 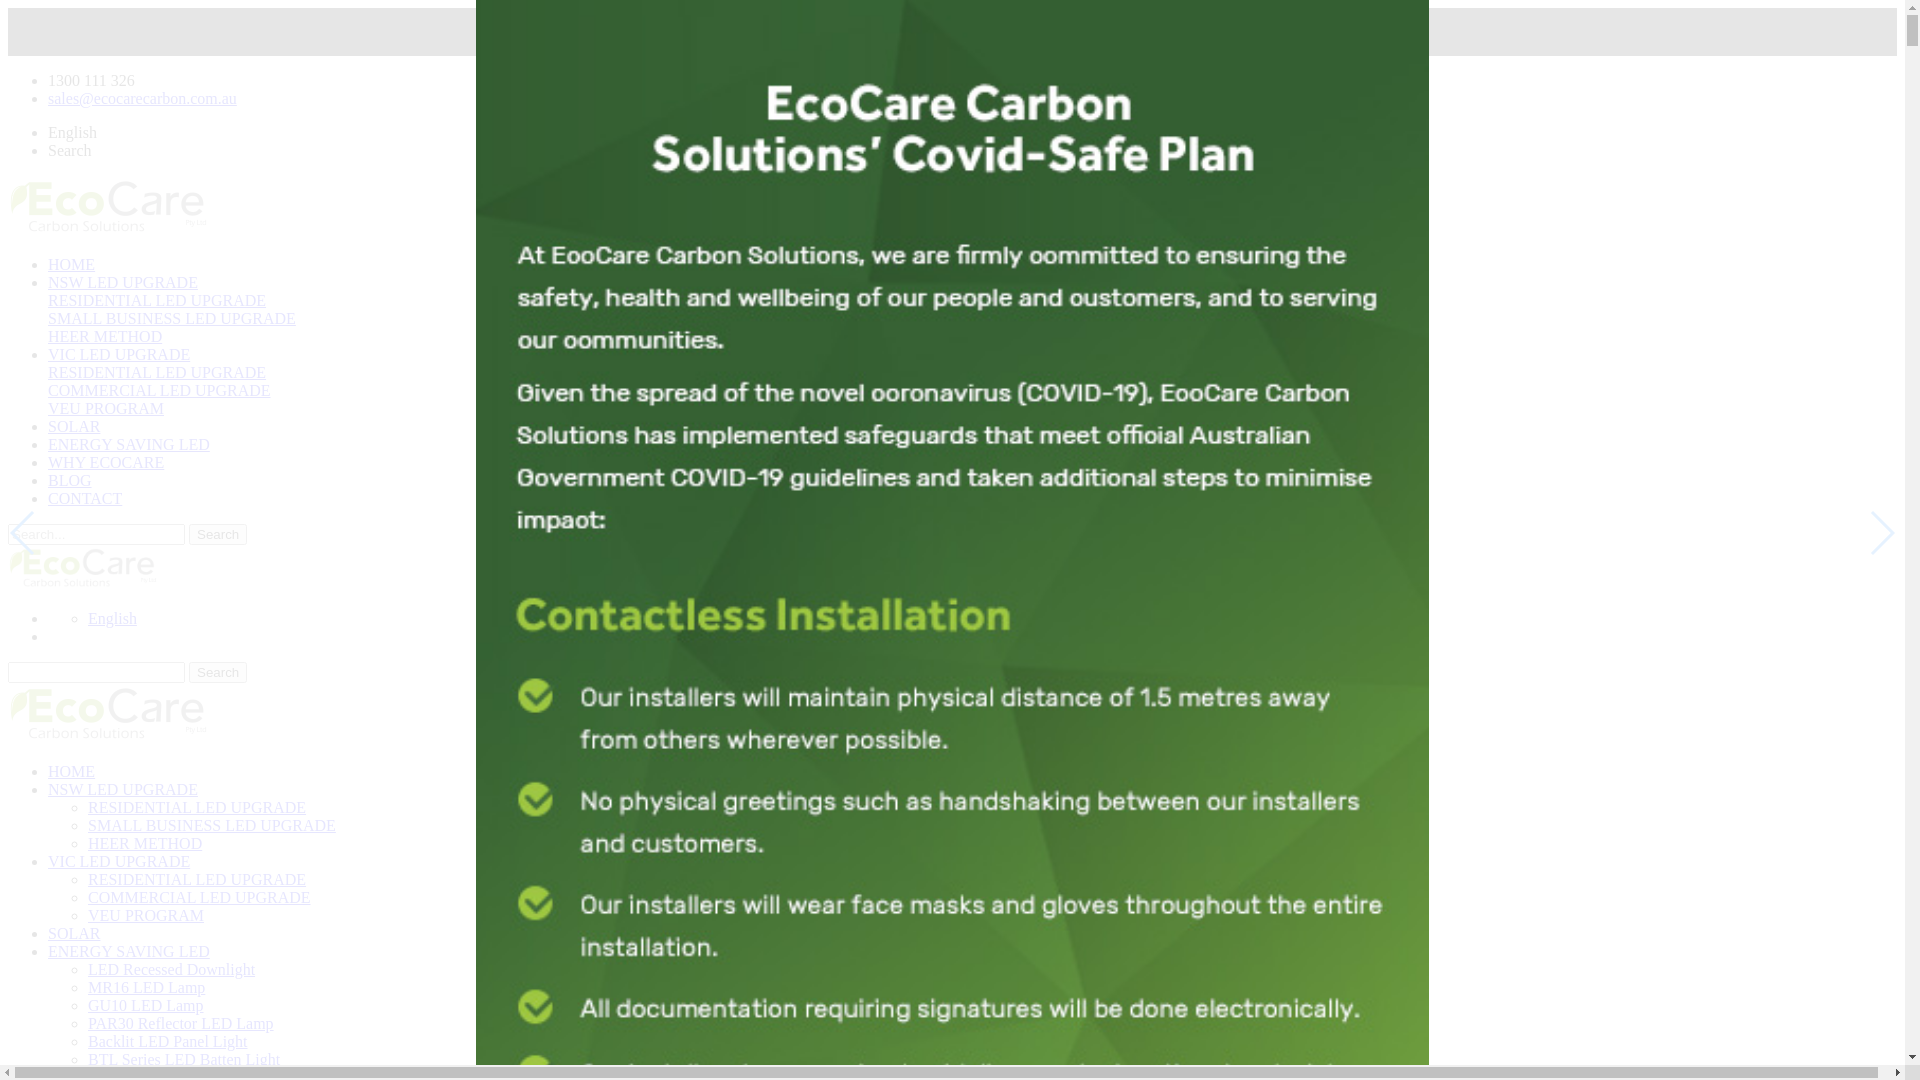 I want to click on 'HOME', so click(x=71, y=263).